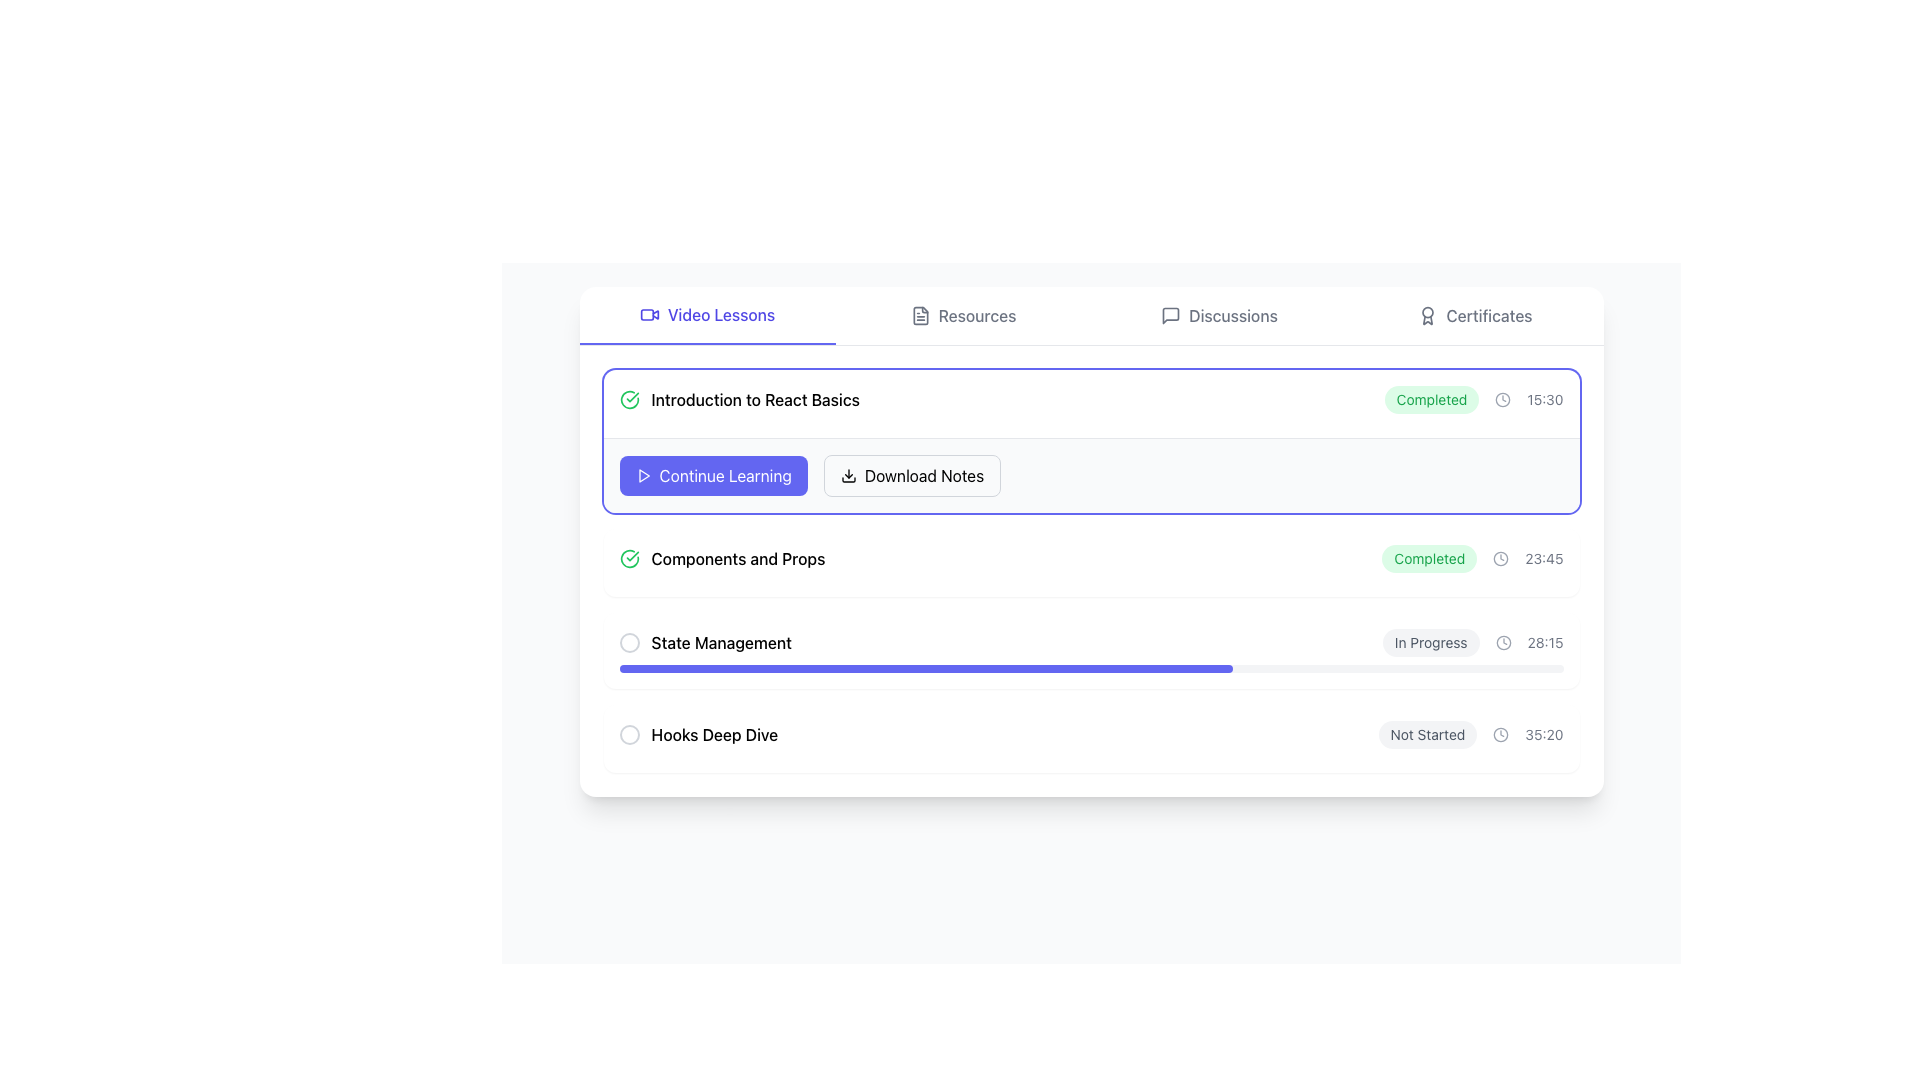 The image size is (1920, 1080). I want to click on the completion icon located to the left of the 'Components and Props' text in the second list item to indicate the completion status of this section, so click(628, 559).